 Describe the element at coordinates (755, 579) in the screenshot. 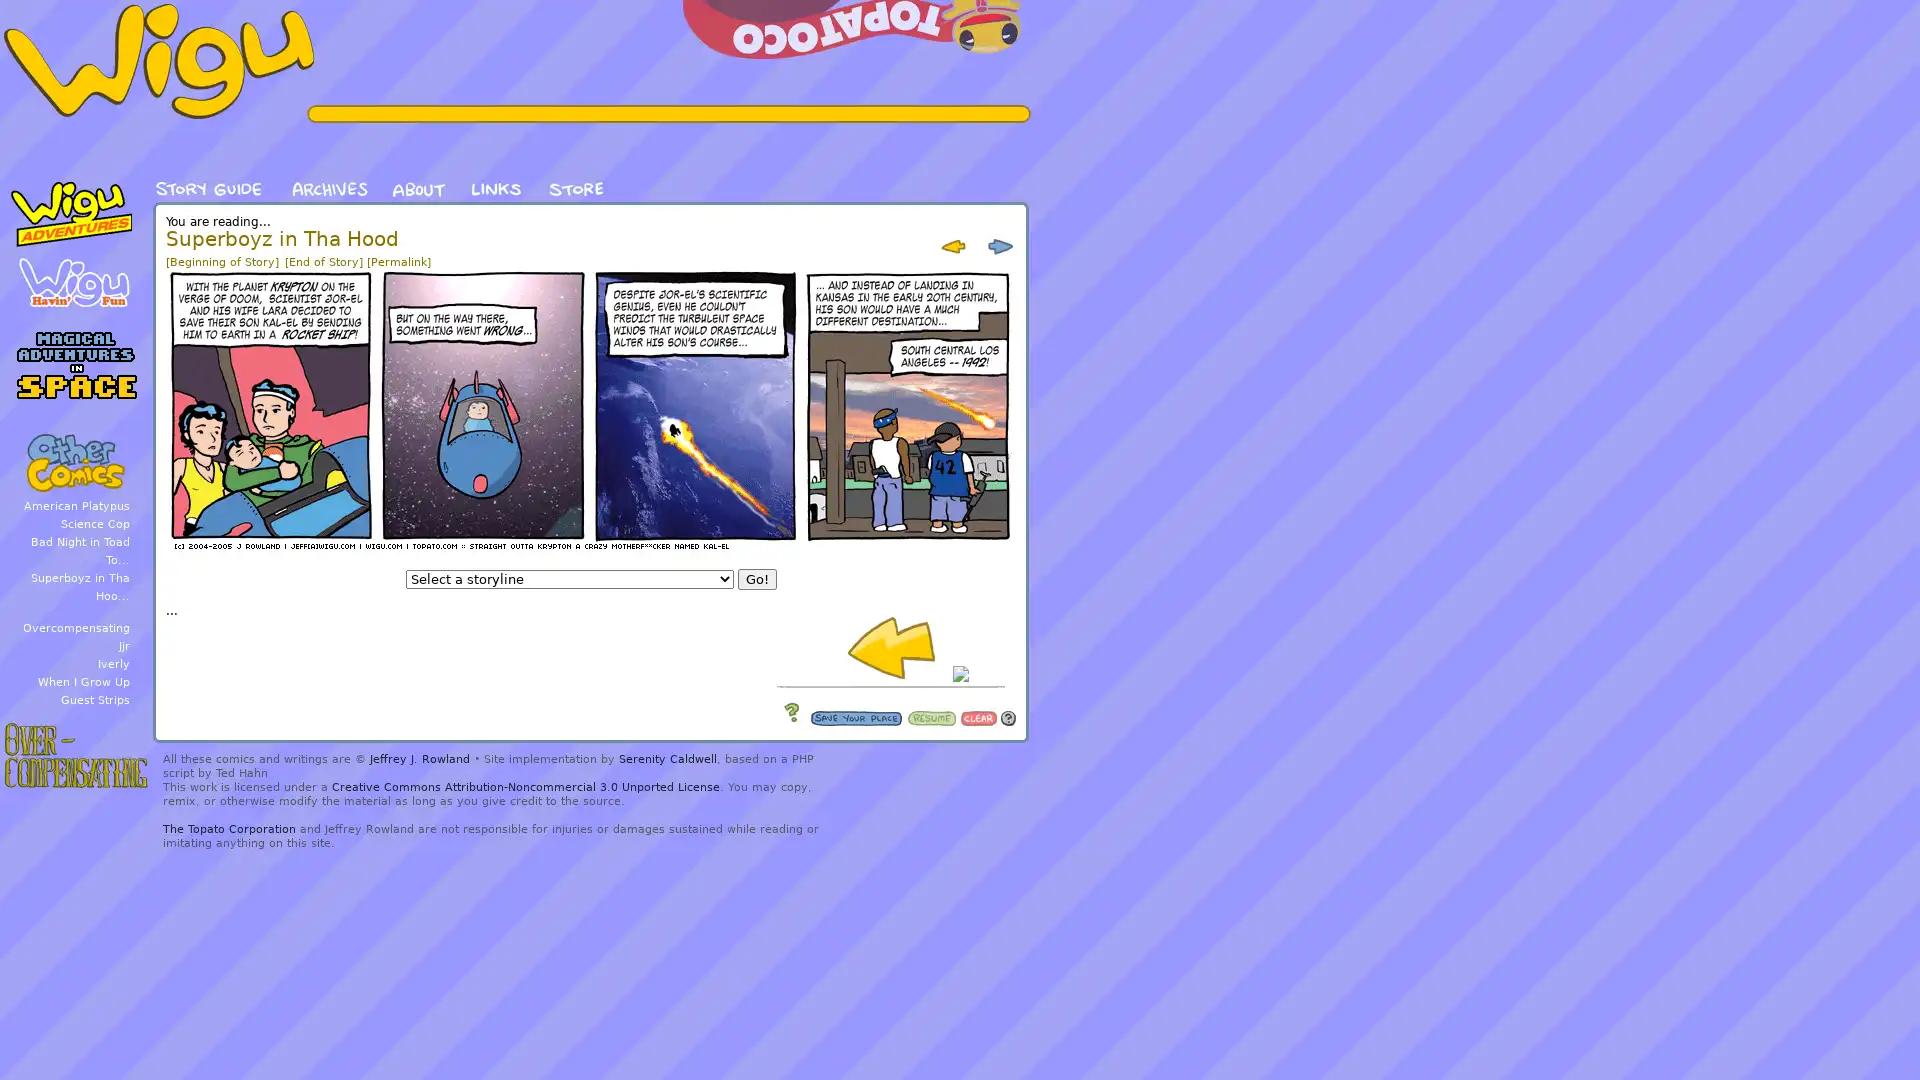

I see `Go!` at that location.